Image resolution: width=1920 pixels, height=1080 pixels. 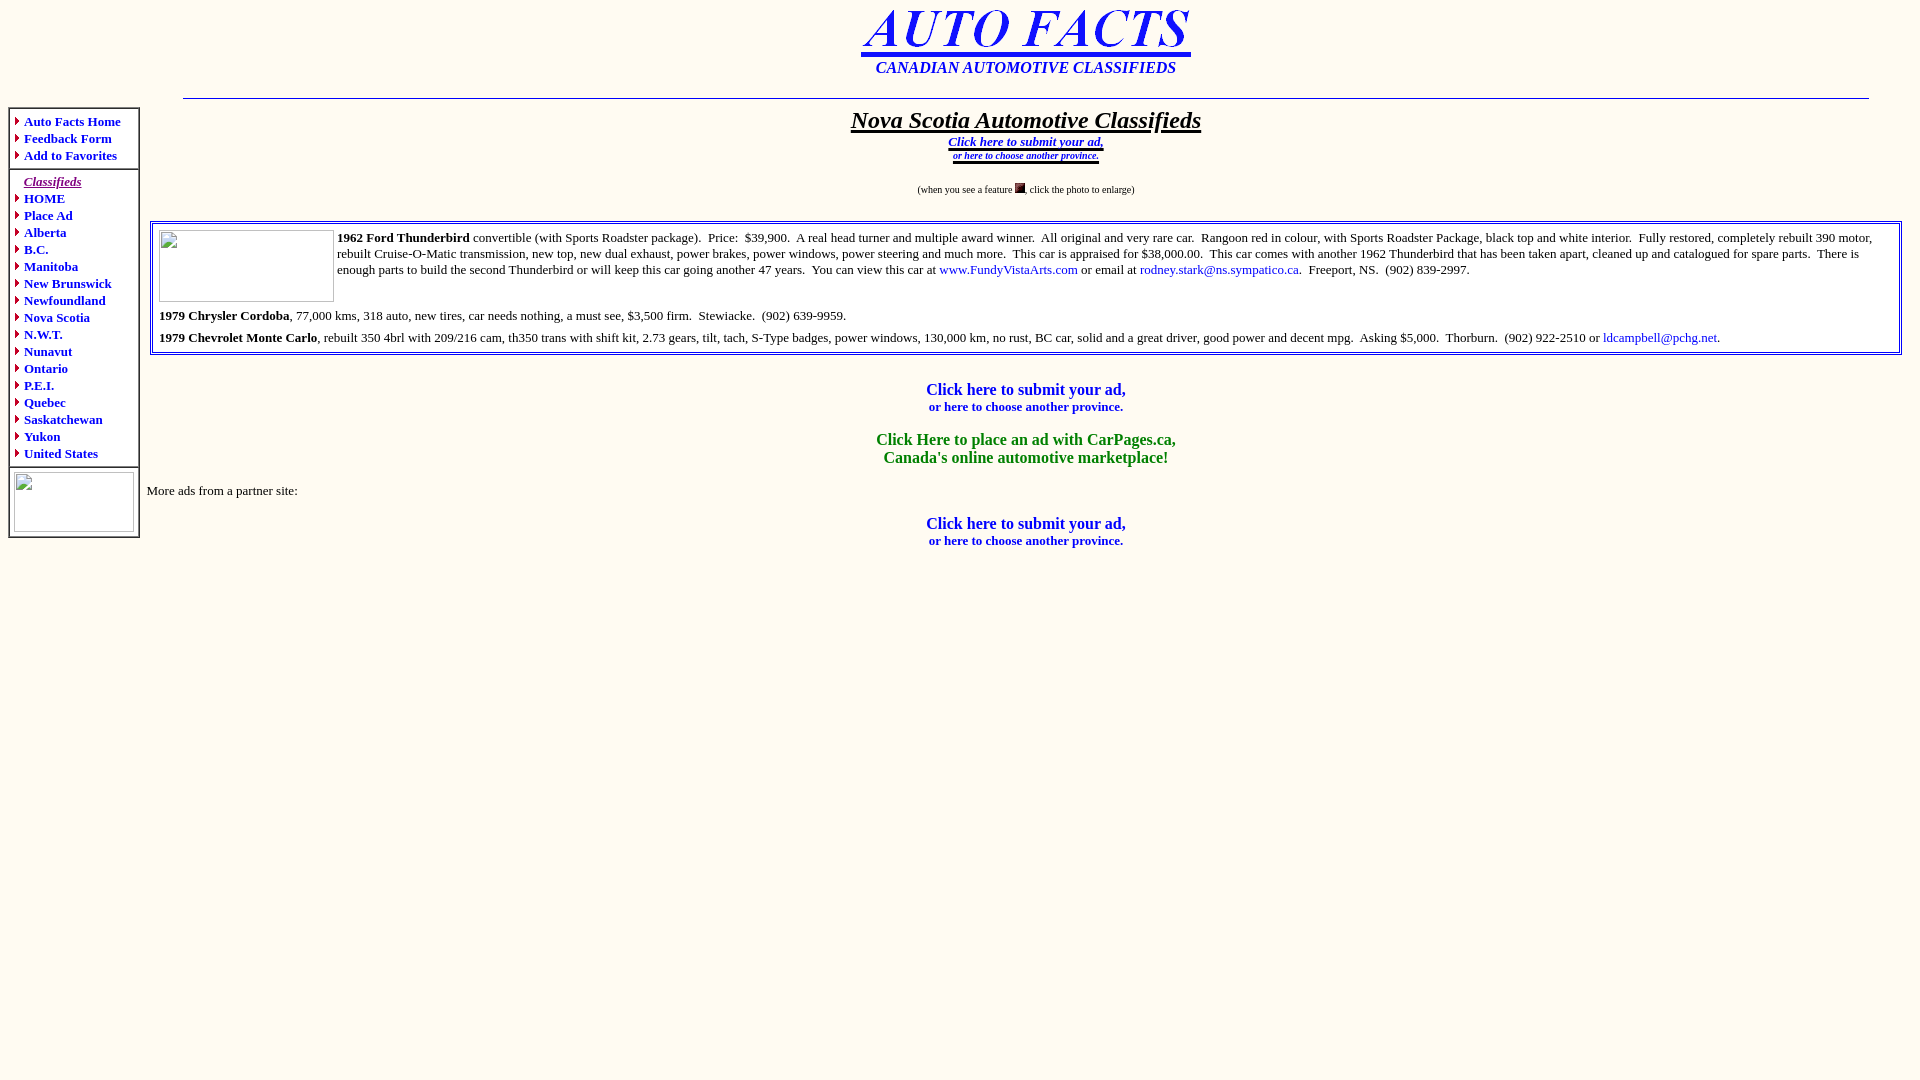 I want to click on 'Newfoundland', so click(x=59, y=300).